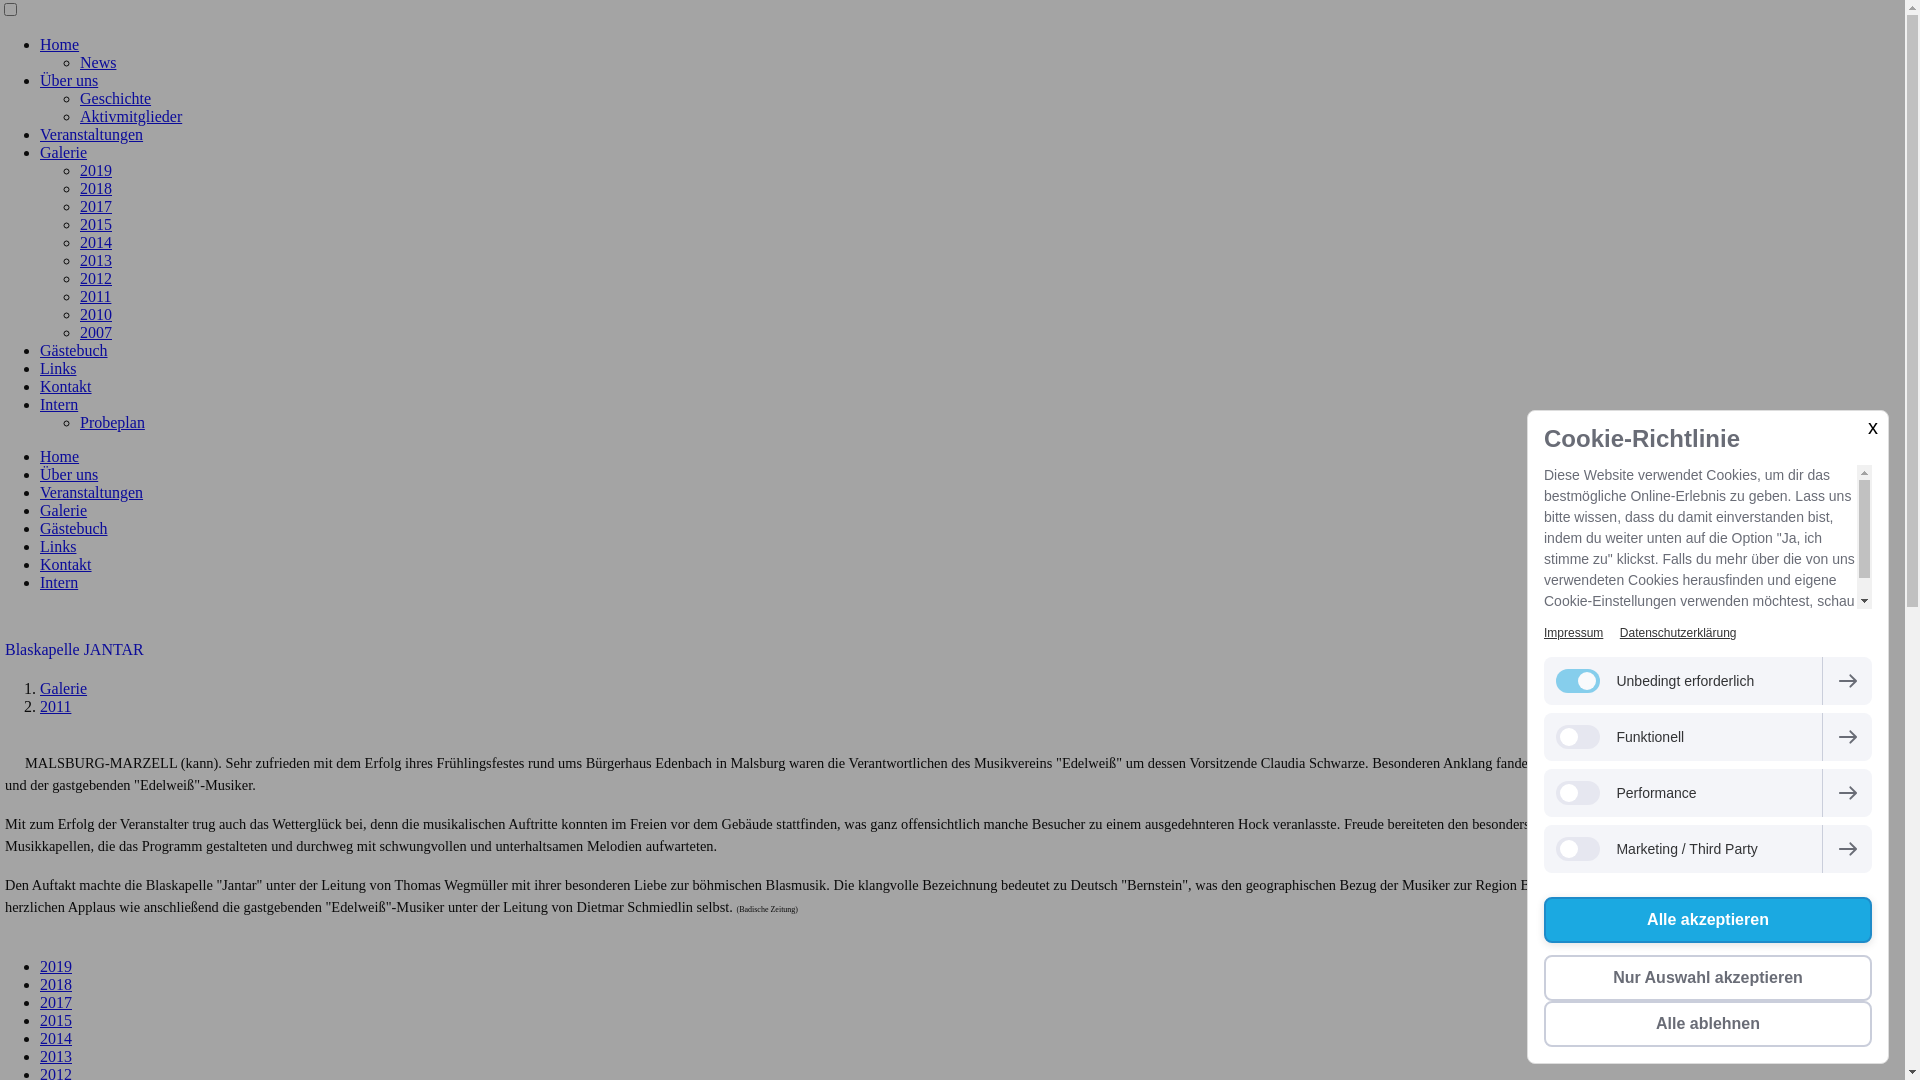 The height and width of the screenshot is (1080, 1920). I want to click on 'Galerie', so click(39, 509).